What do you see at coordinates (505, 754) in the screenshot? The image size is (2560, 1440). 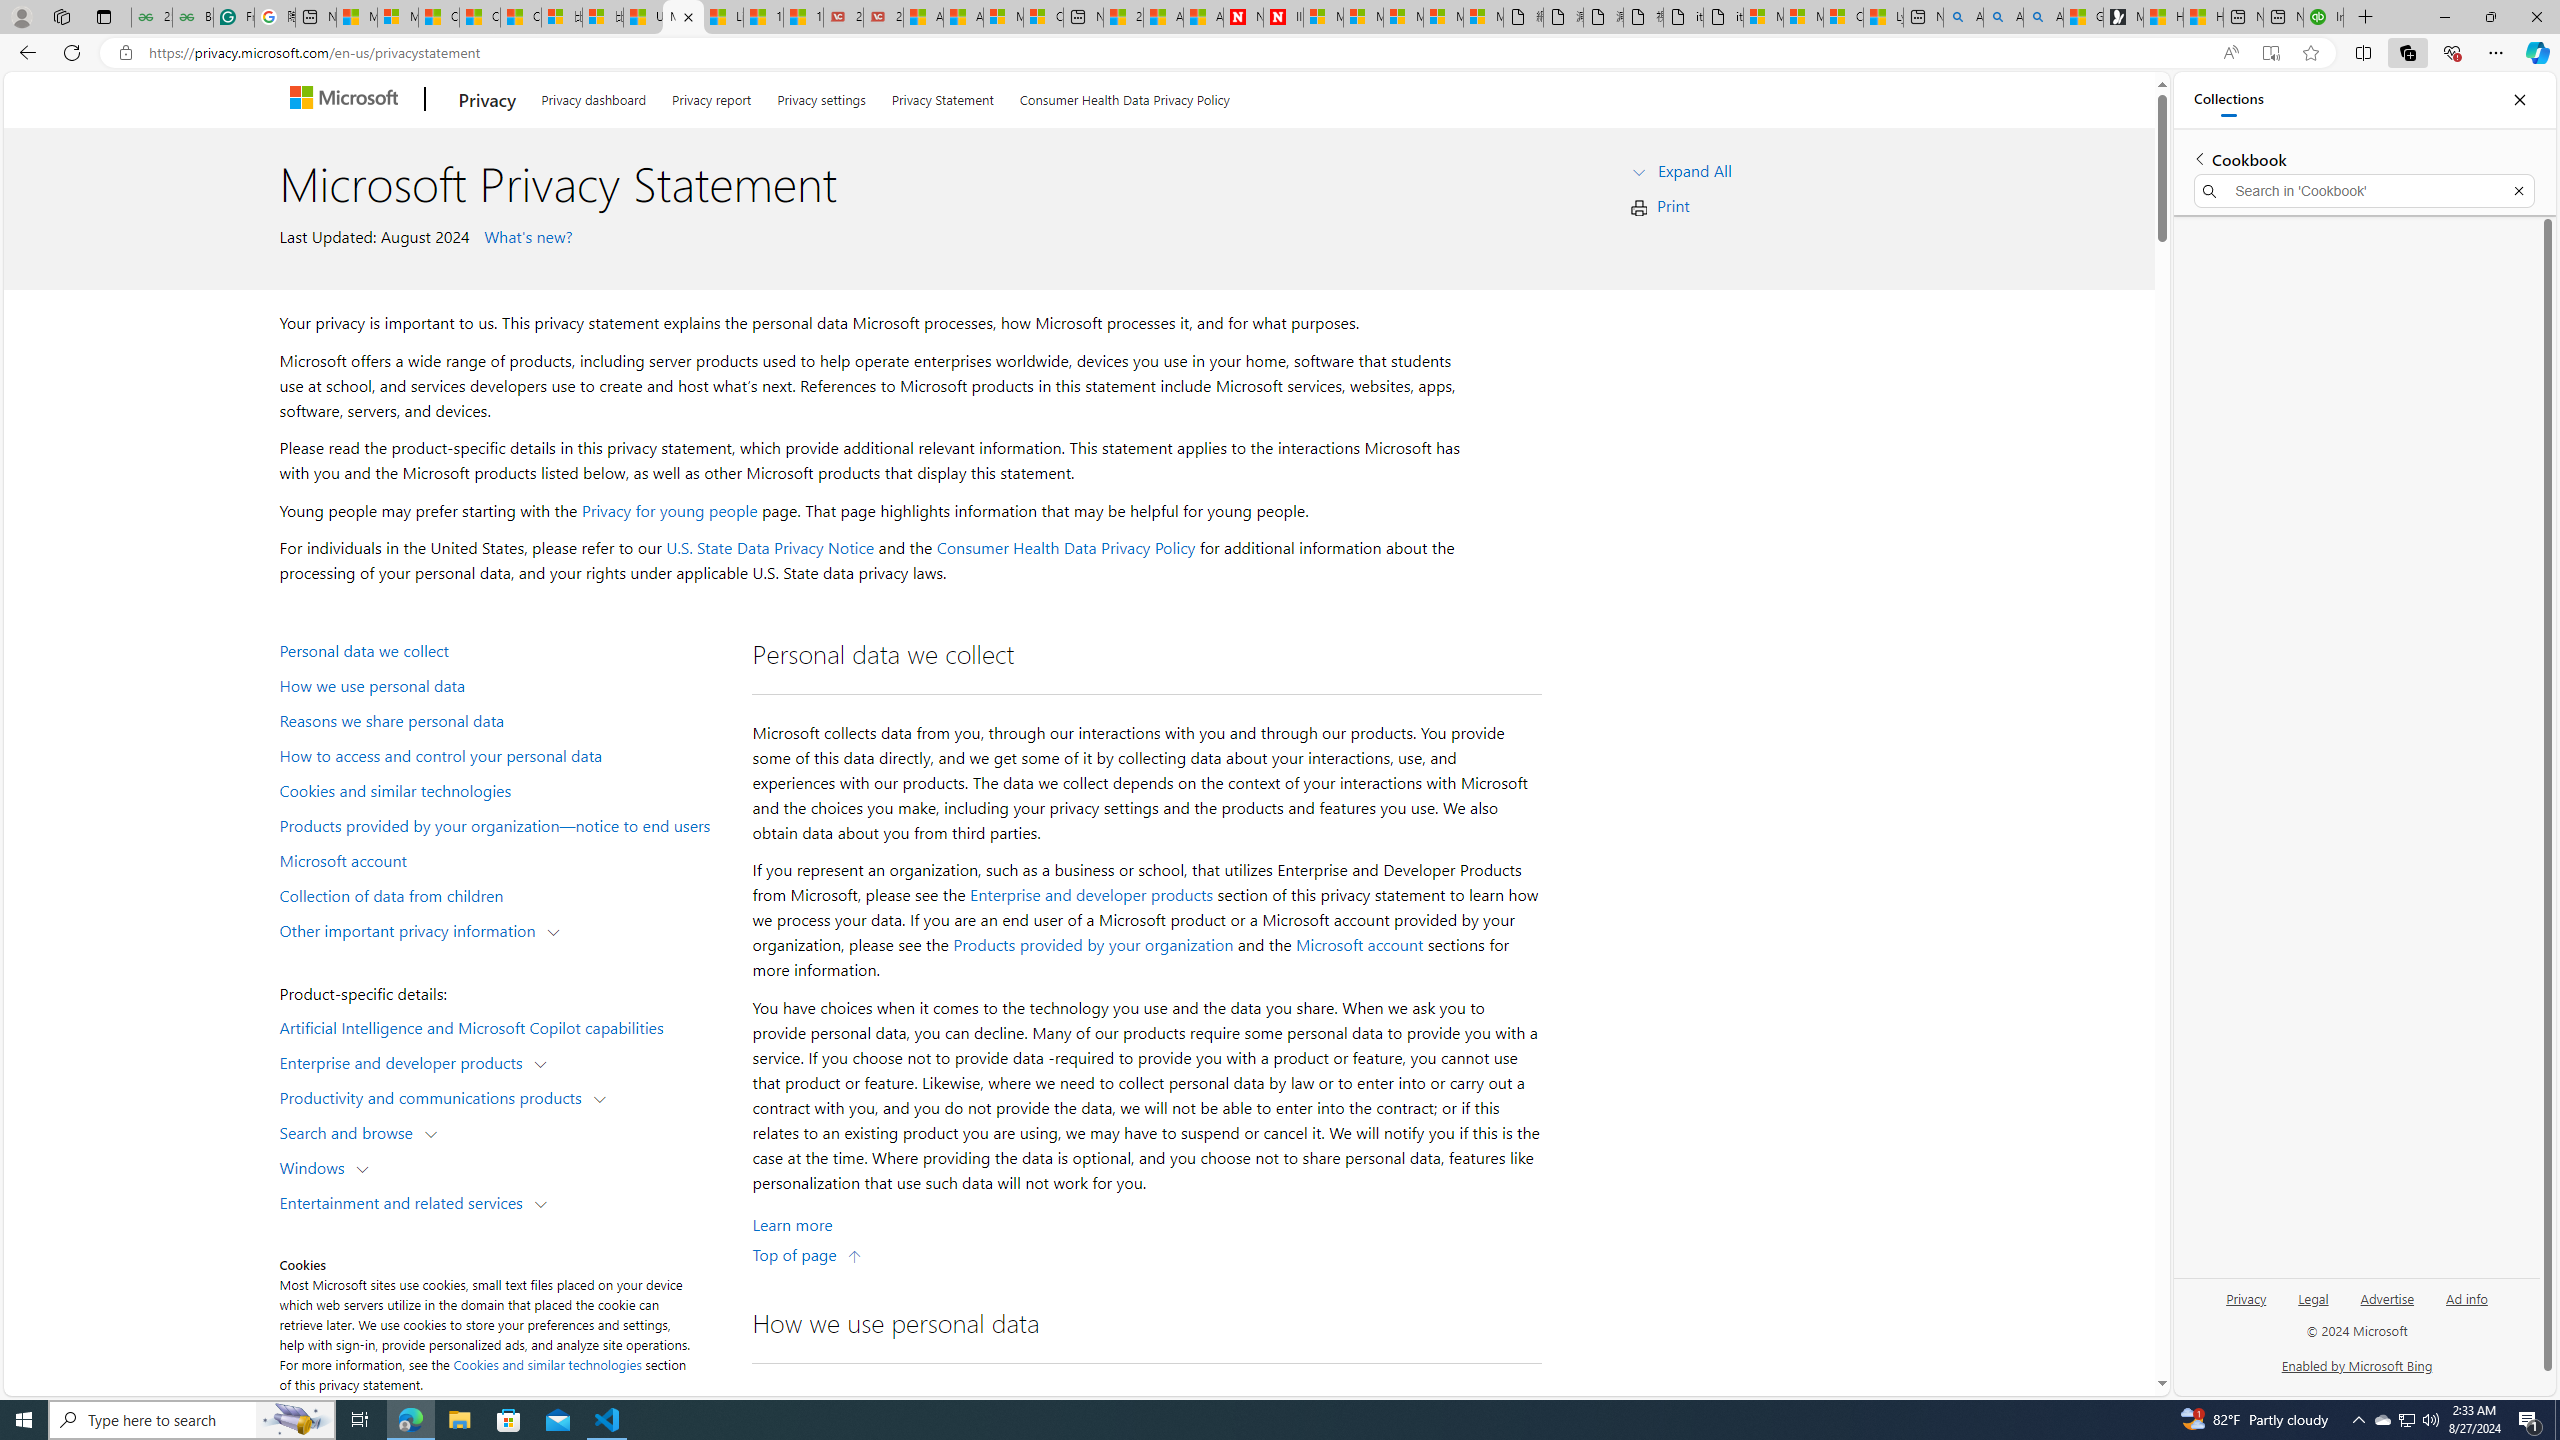 I see `'How to access and control your personal data'` at bounding box center [505, 754].